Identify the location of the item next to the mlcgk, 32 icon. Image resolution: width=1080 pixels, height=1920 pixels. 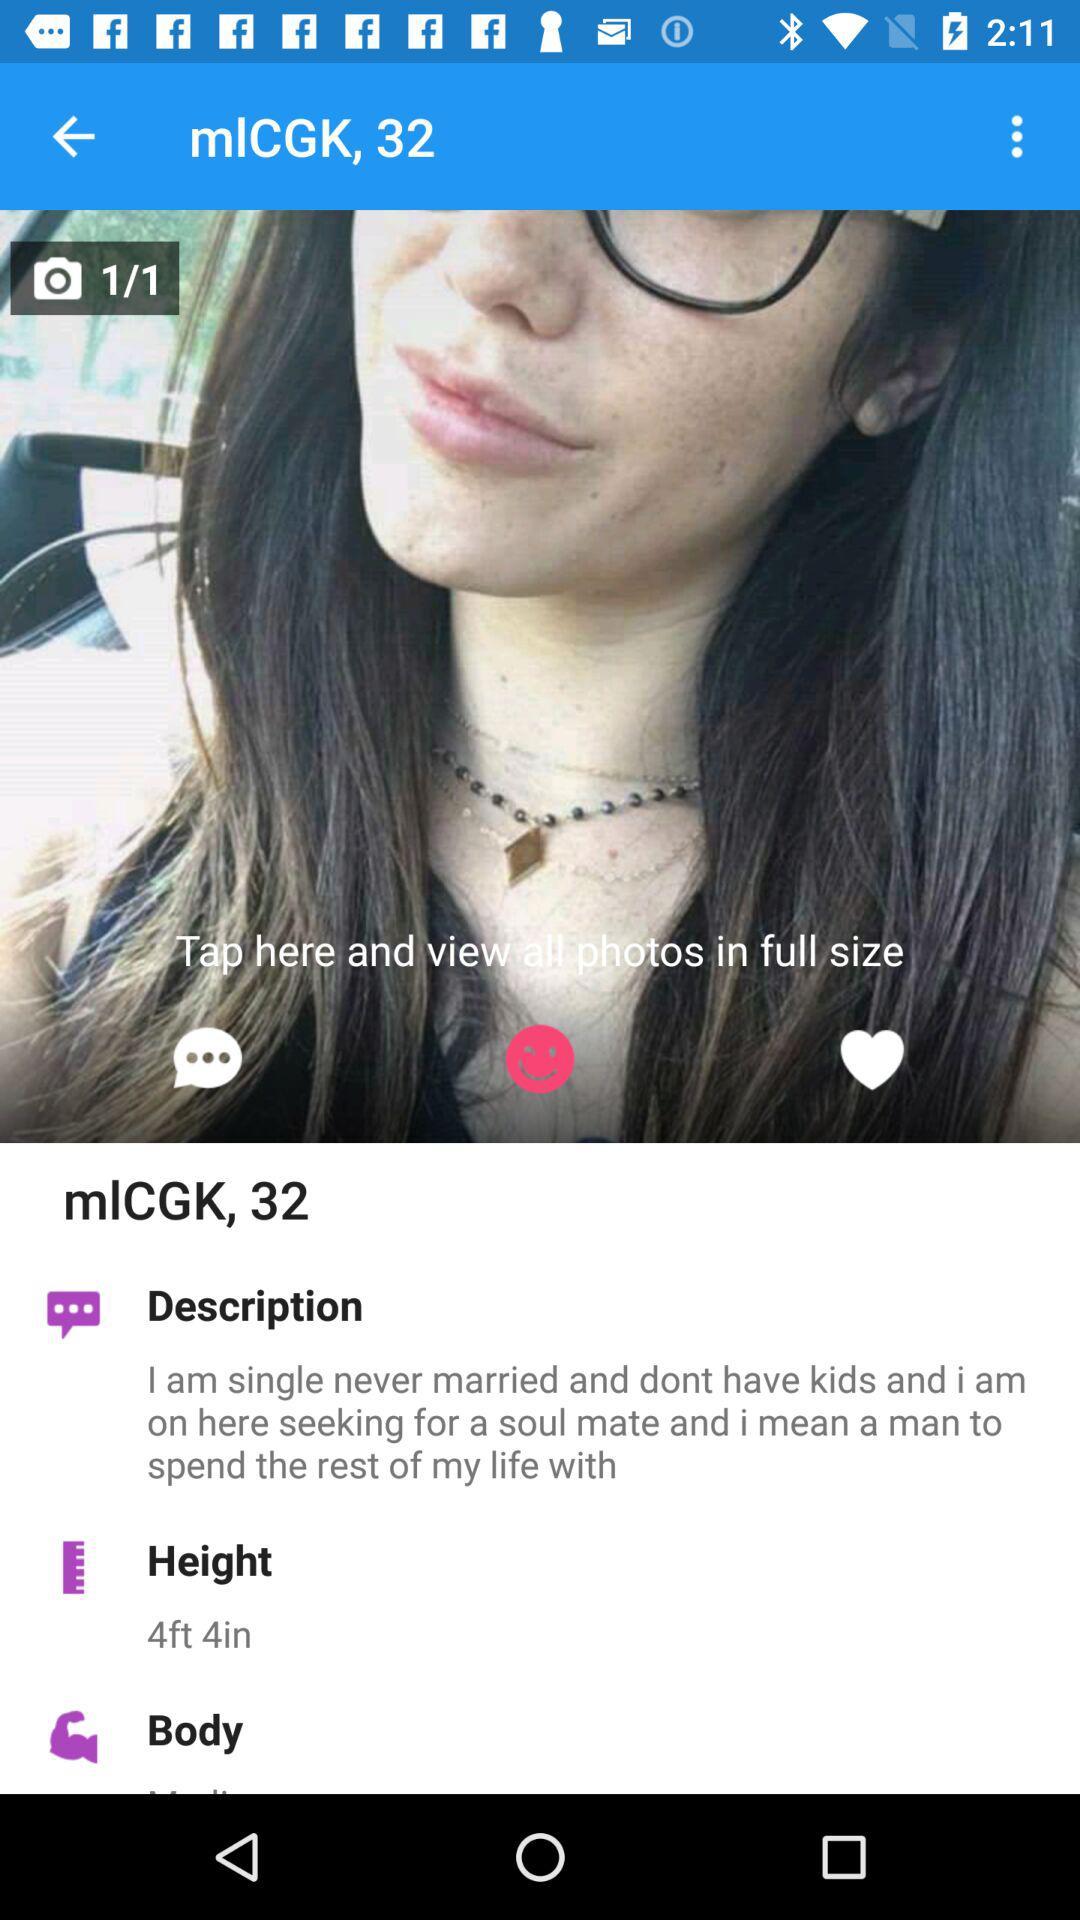
(1017, 135).